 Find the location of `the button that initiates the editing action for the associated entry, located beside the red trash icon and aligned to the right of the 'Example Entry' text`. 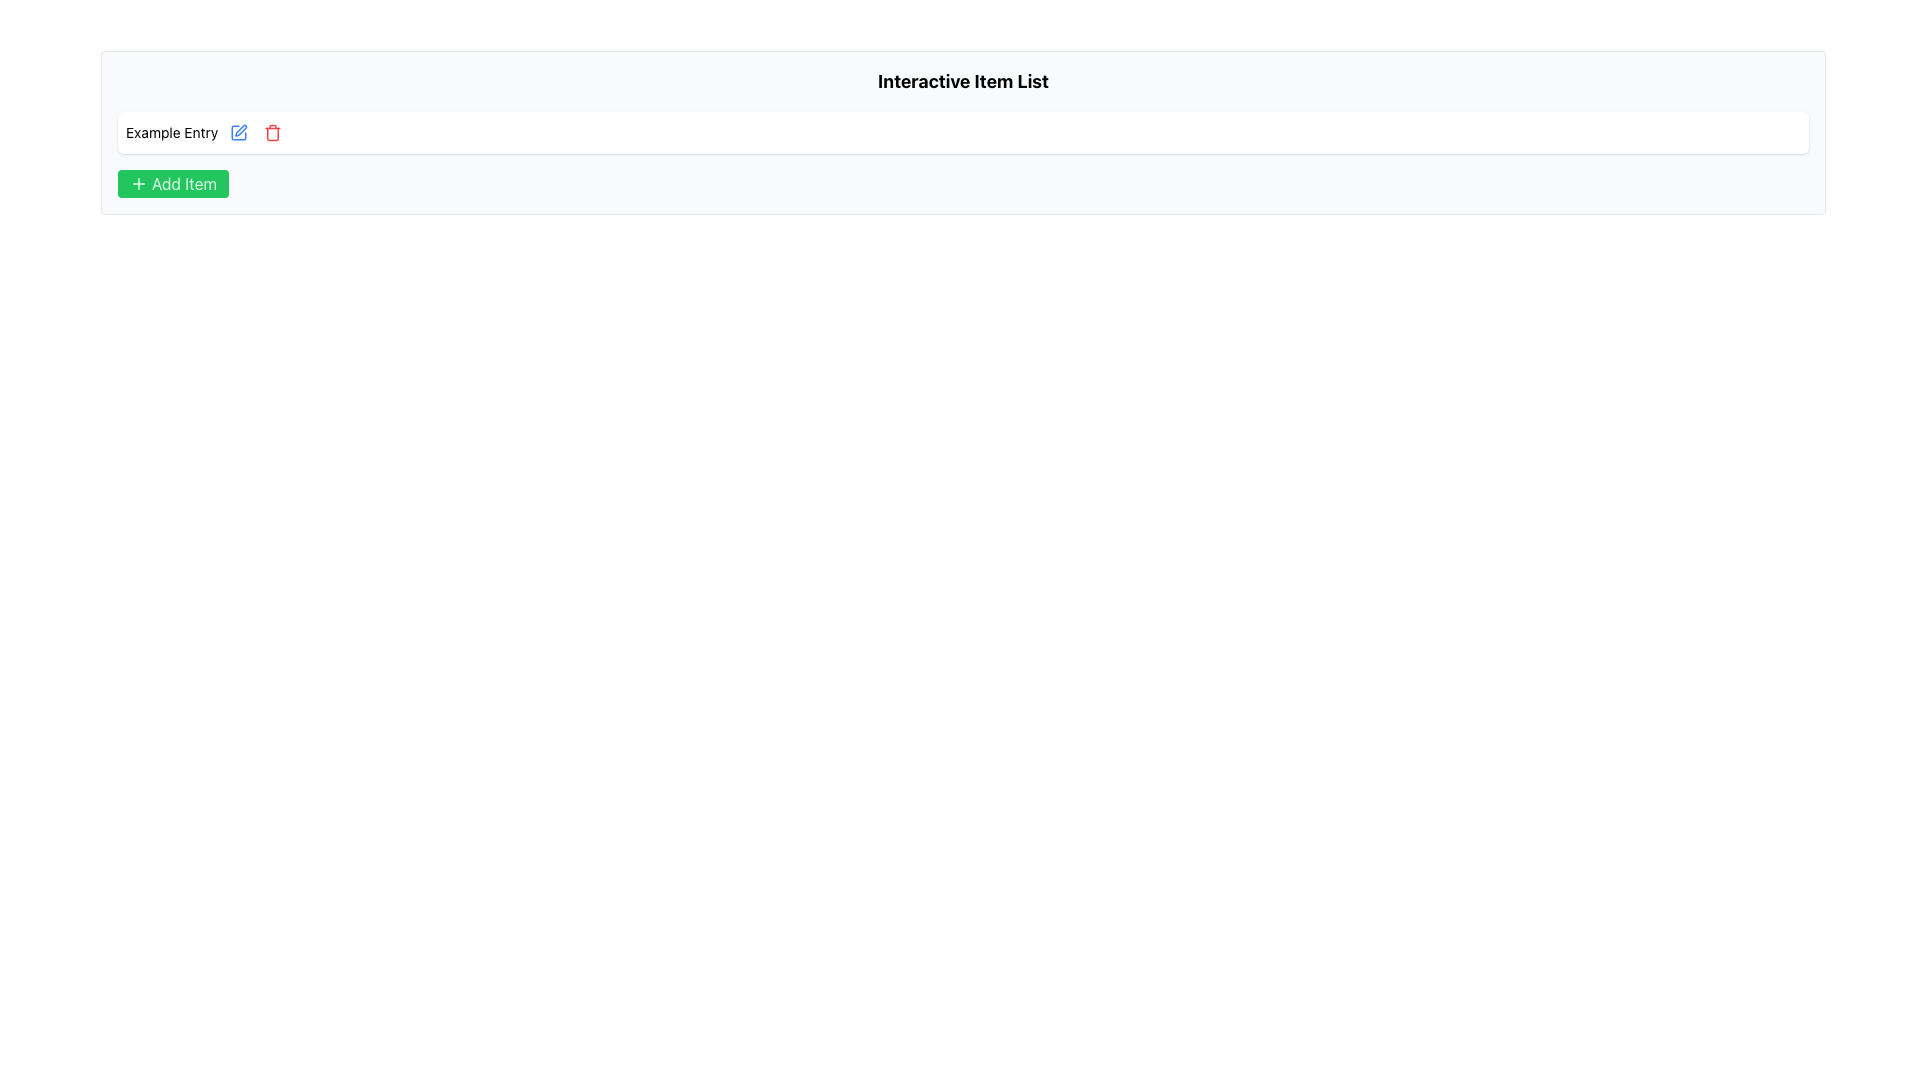

the button that initiates the editing action for the associated entry, located beside the red trash icon and aligned to the right of the 'Example Entry' text is located at coordinates (239, 132).